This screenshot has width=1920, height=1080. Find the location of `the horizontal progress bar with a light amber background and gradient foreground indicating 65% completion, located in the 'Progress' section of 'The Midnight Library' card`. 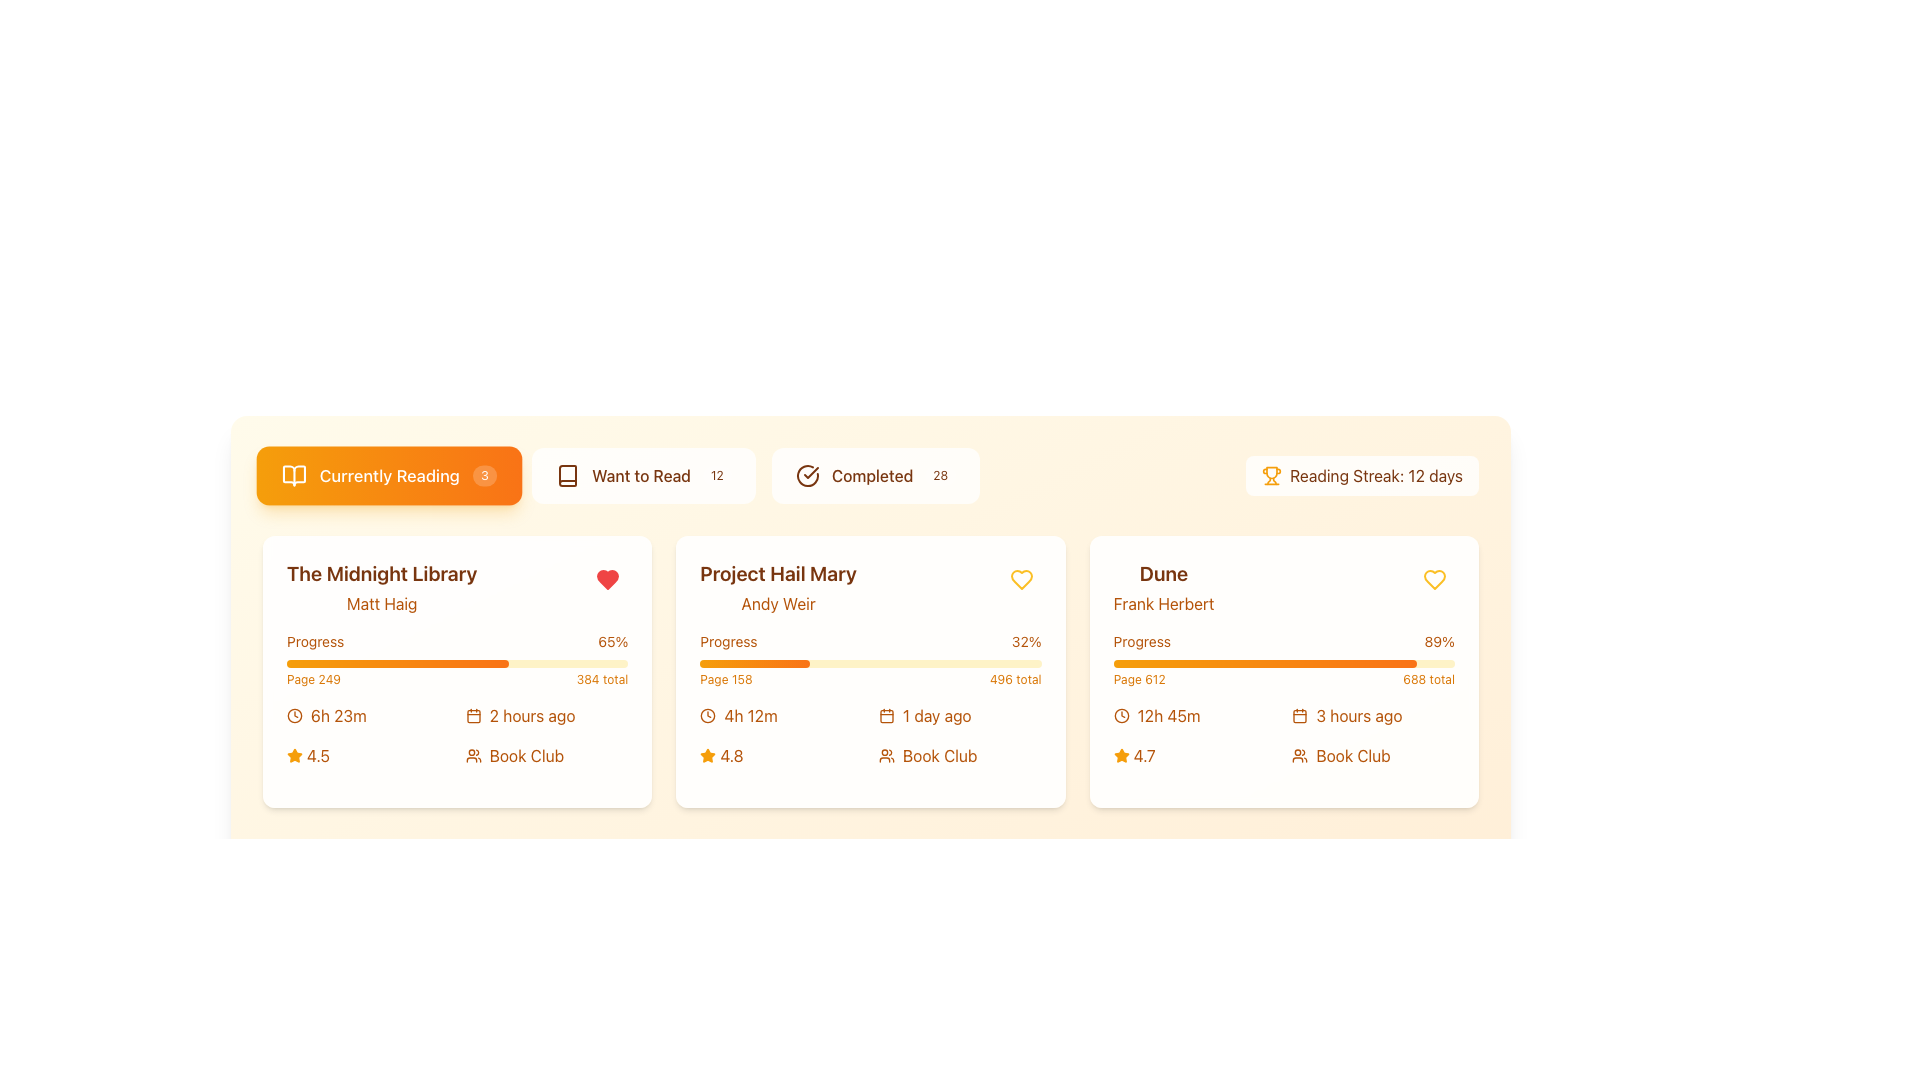

the horizontal progress bar with a light amber background and gradient foreground indicating 65% completion, located in the 'Progress' section of 'The Midnight Library' card is located at coordinates (456, 663).